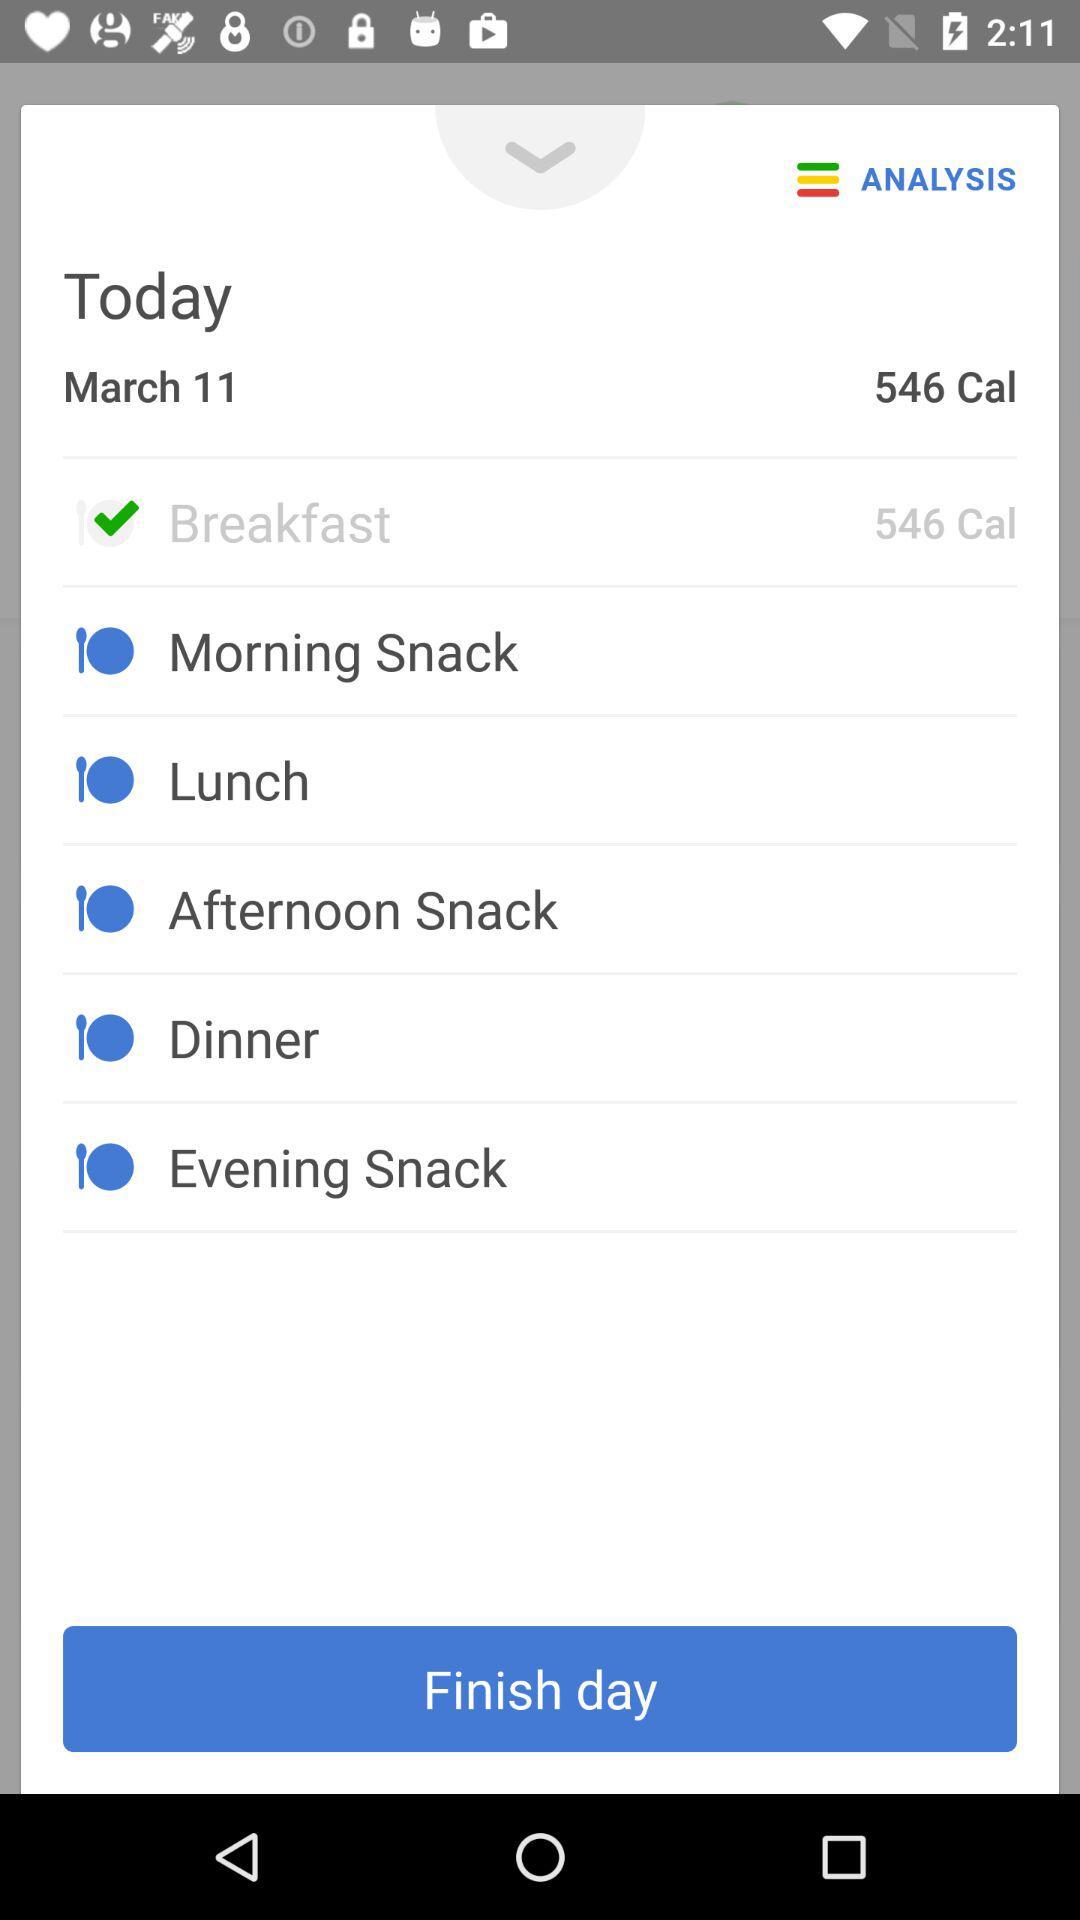 Image resolution: width=1080 pixels, height=1920 pixels. What do you see at coordinates (591, 1166) in the screenshot?
I see `the item below dinner item` at bounding box center [591, 1166].